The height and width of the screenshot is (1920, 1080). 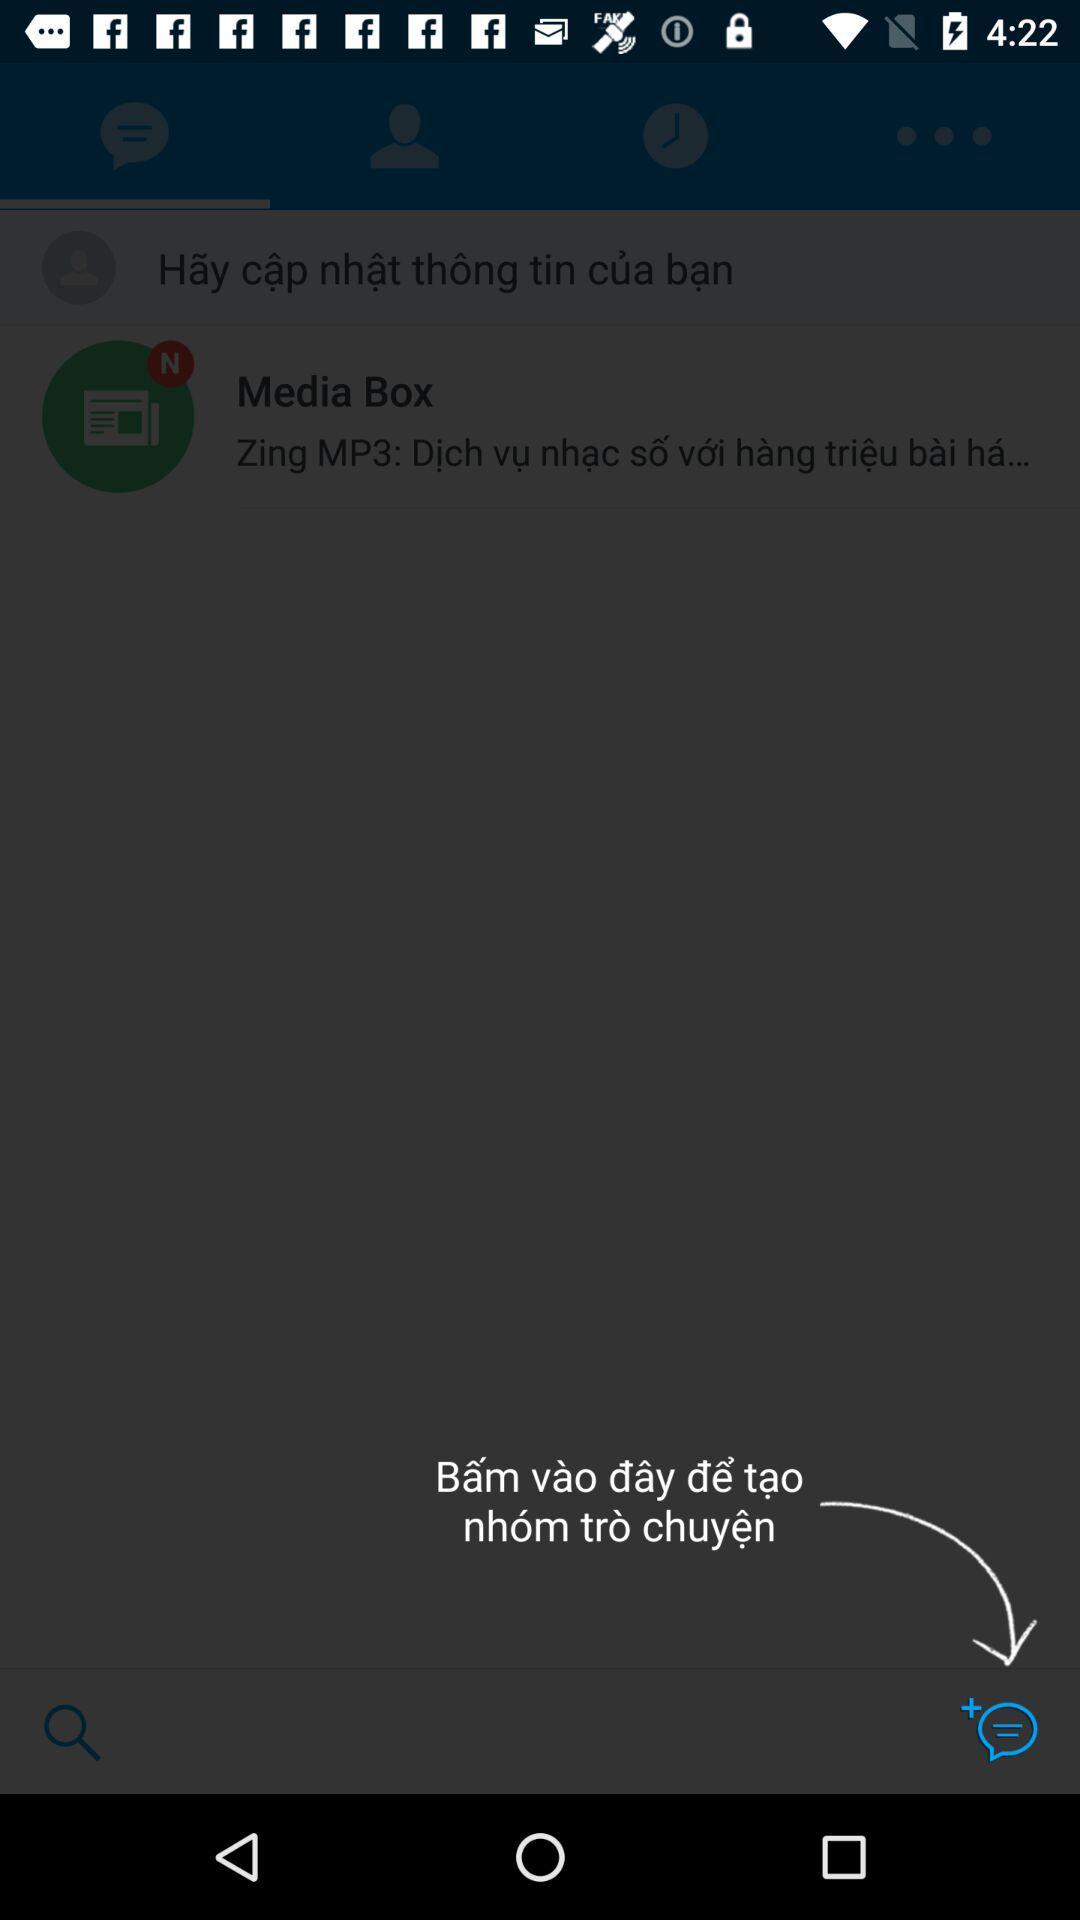 What do you see at coordinates (118, 416) in the screenshot?
I see `the image to the left of the text media box` at bounding box center [118, 416].